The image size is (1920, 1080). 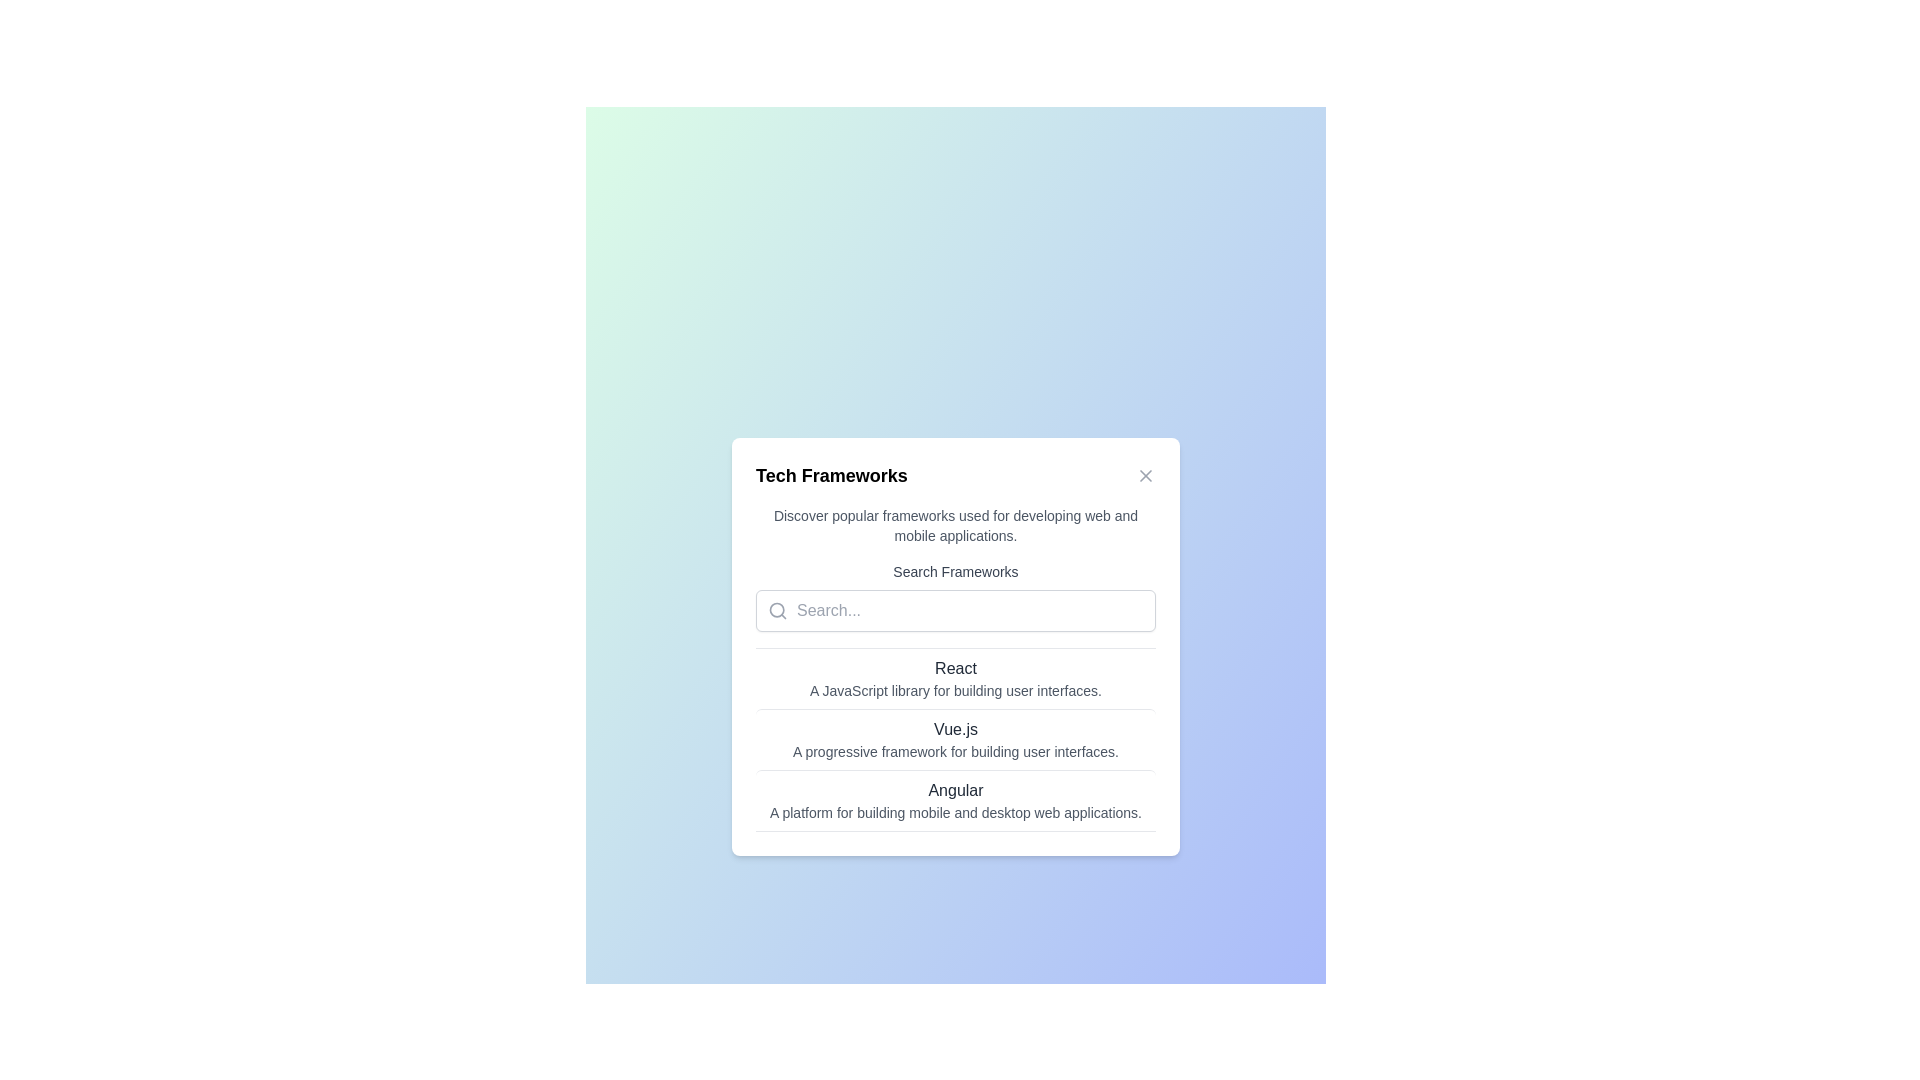 I want to click on the text label stating 'Search Frameworks', which is a medium-sized gray font located between the subtitle and the search input field, so click(x=954, y=571).